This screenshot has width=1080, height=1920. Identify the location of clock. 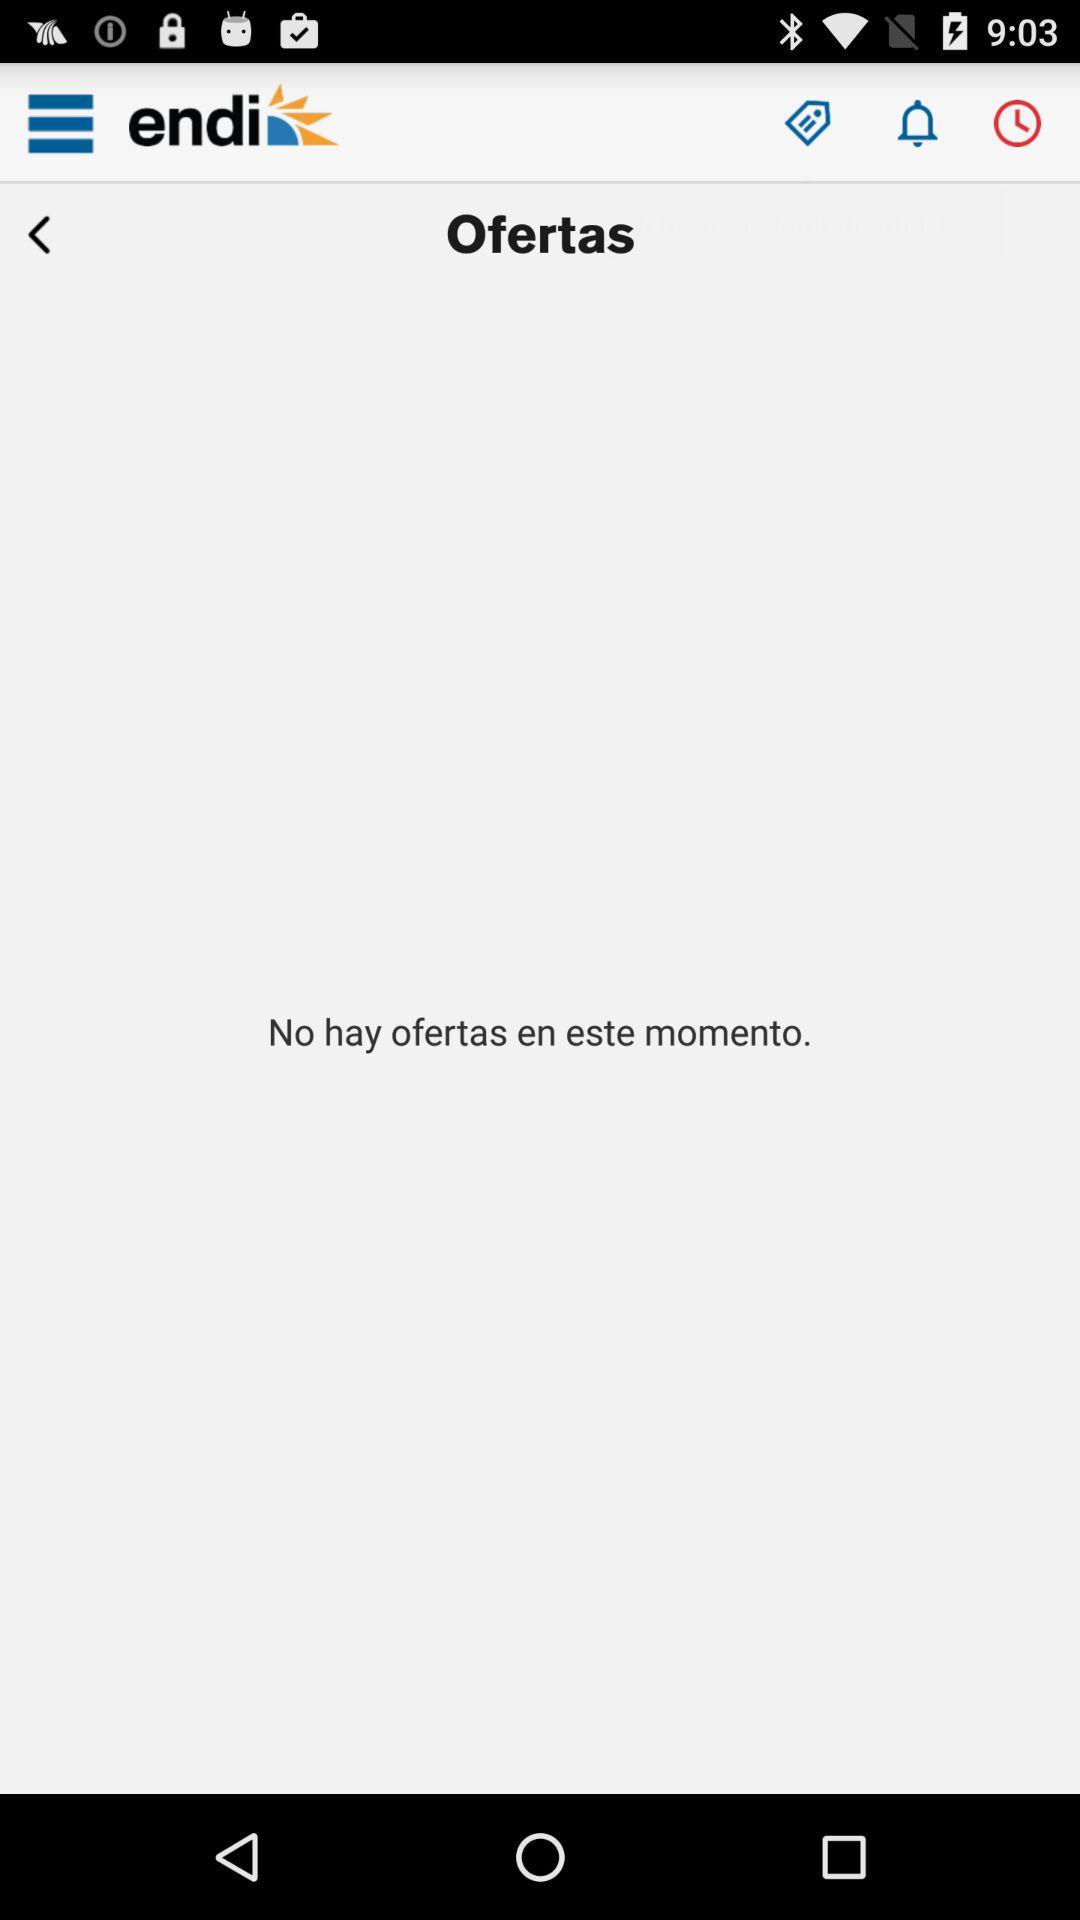
(1017, 122).